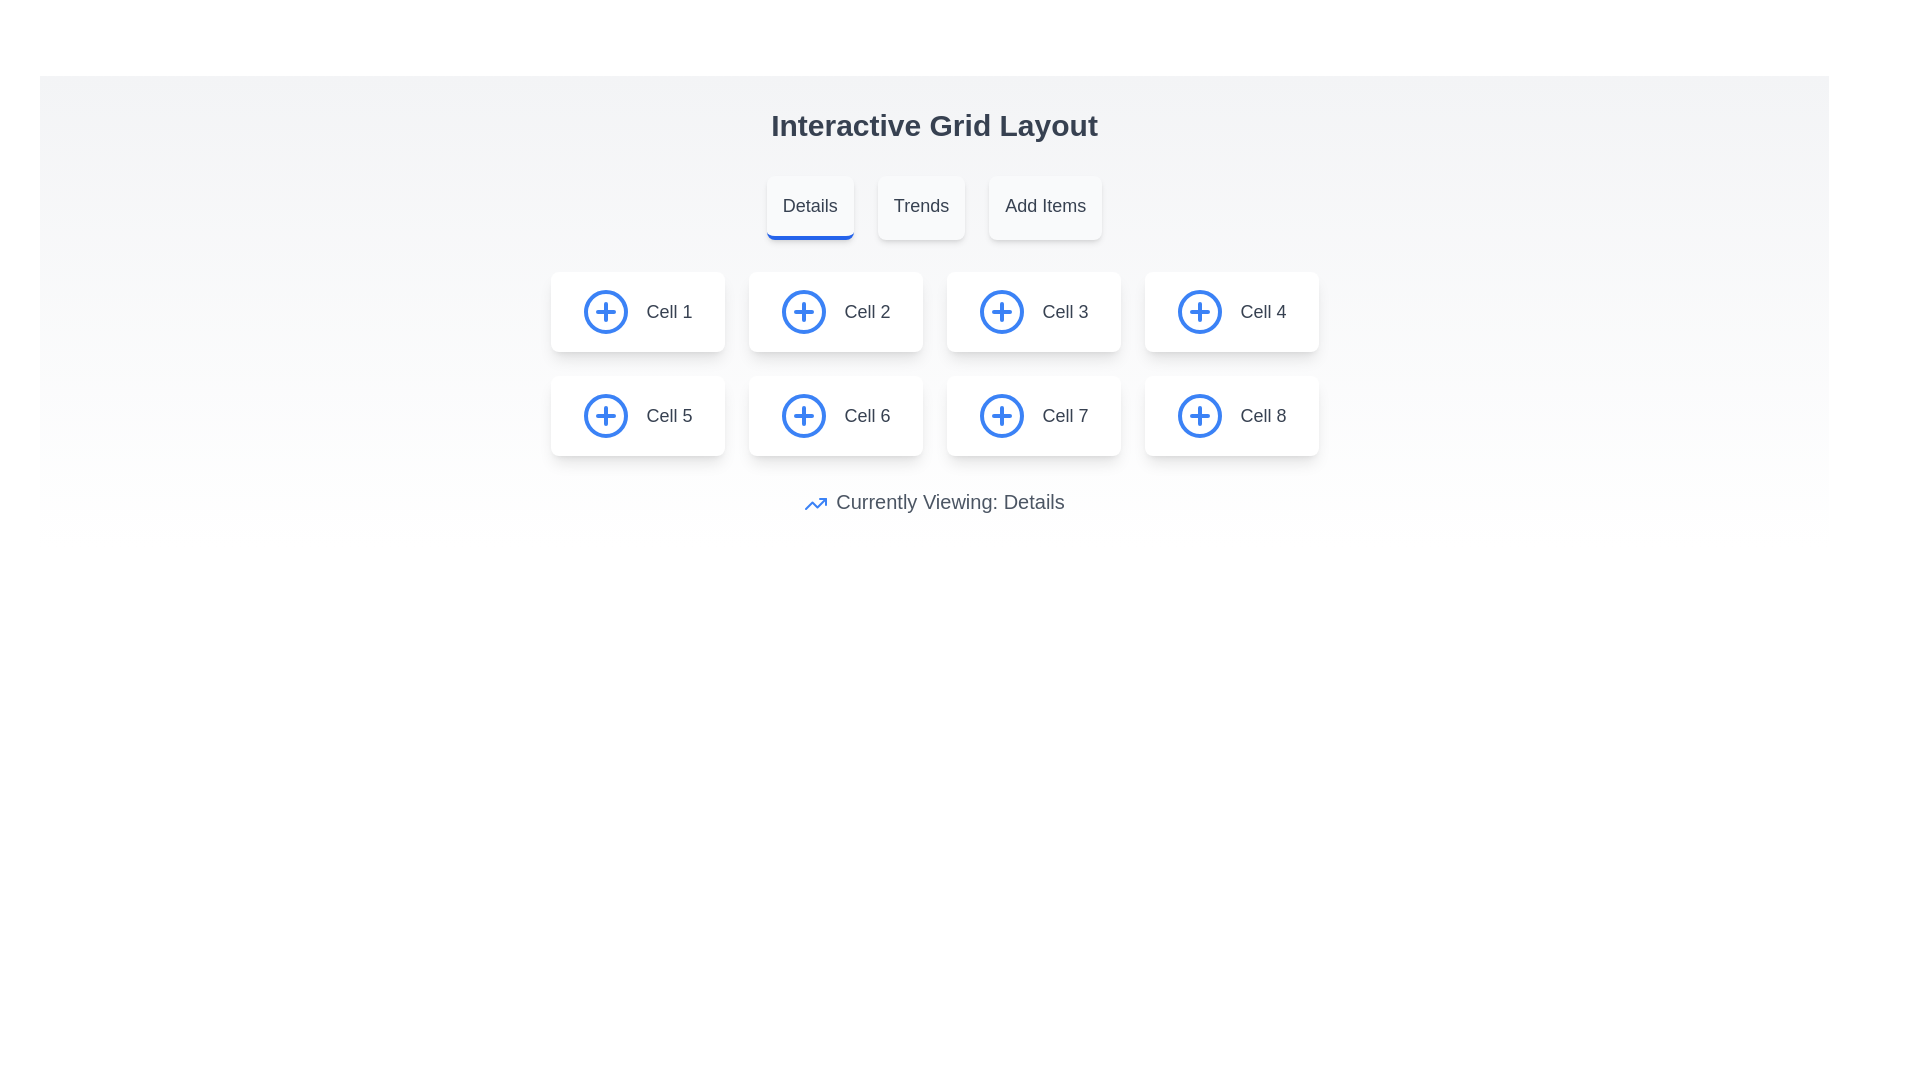 The width and height of the screenshot is (1920, 1080). What do you see at coordinates (1002, 415) in the screenshot?
I see `the circular '+' button with a blue border located in 'Cell 7' of the grid under 'Interactive Grid Layout'` at bounding box center [1002, 415].